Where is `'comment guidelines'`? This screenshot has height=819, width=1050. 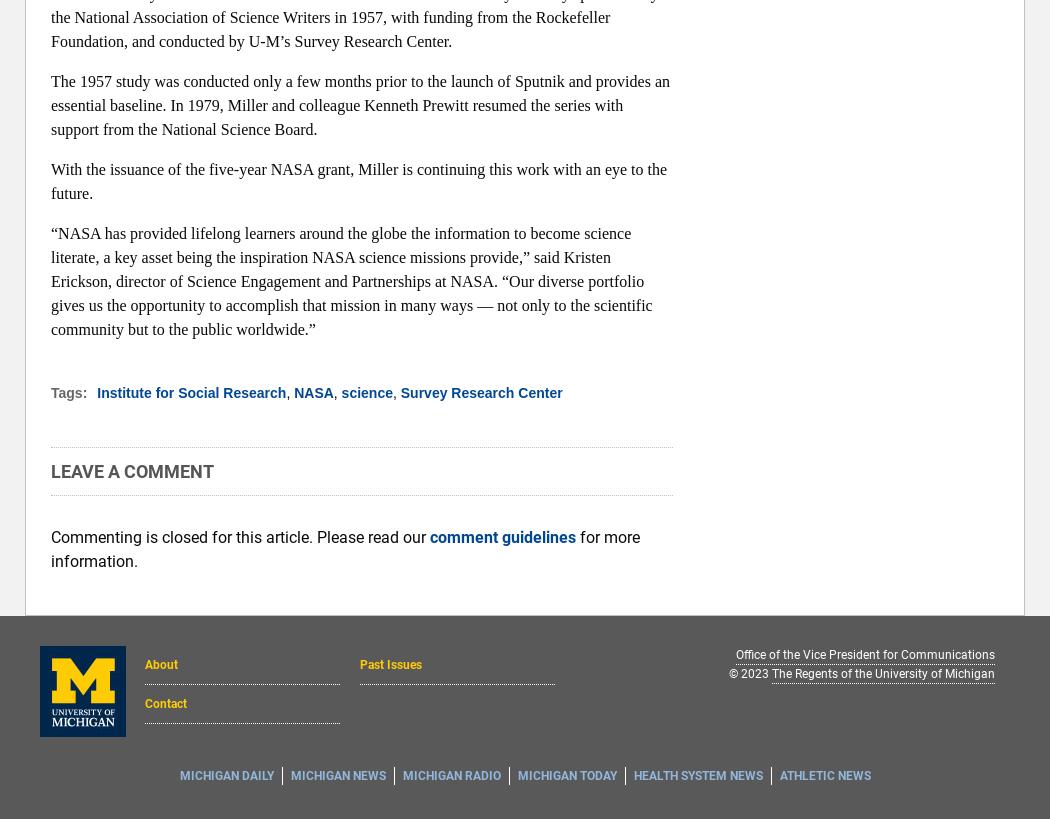 'comment guidelines' is located at coordinates (428, 537).